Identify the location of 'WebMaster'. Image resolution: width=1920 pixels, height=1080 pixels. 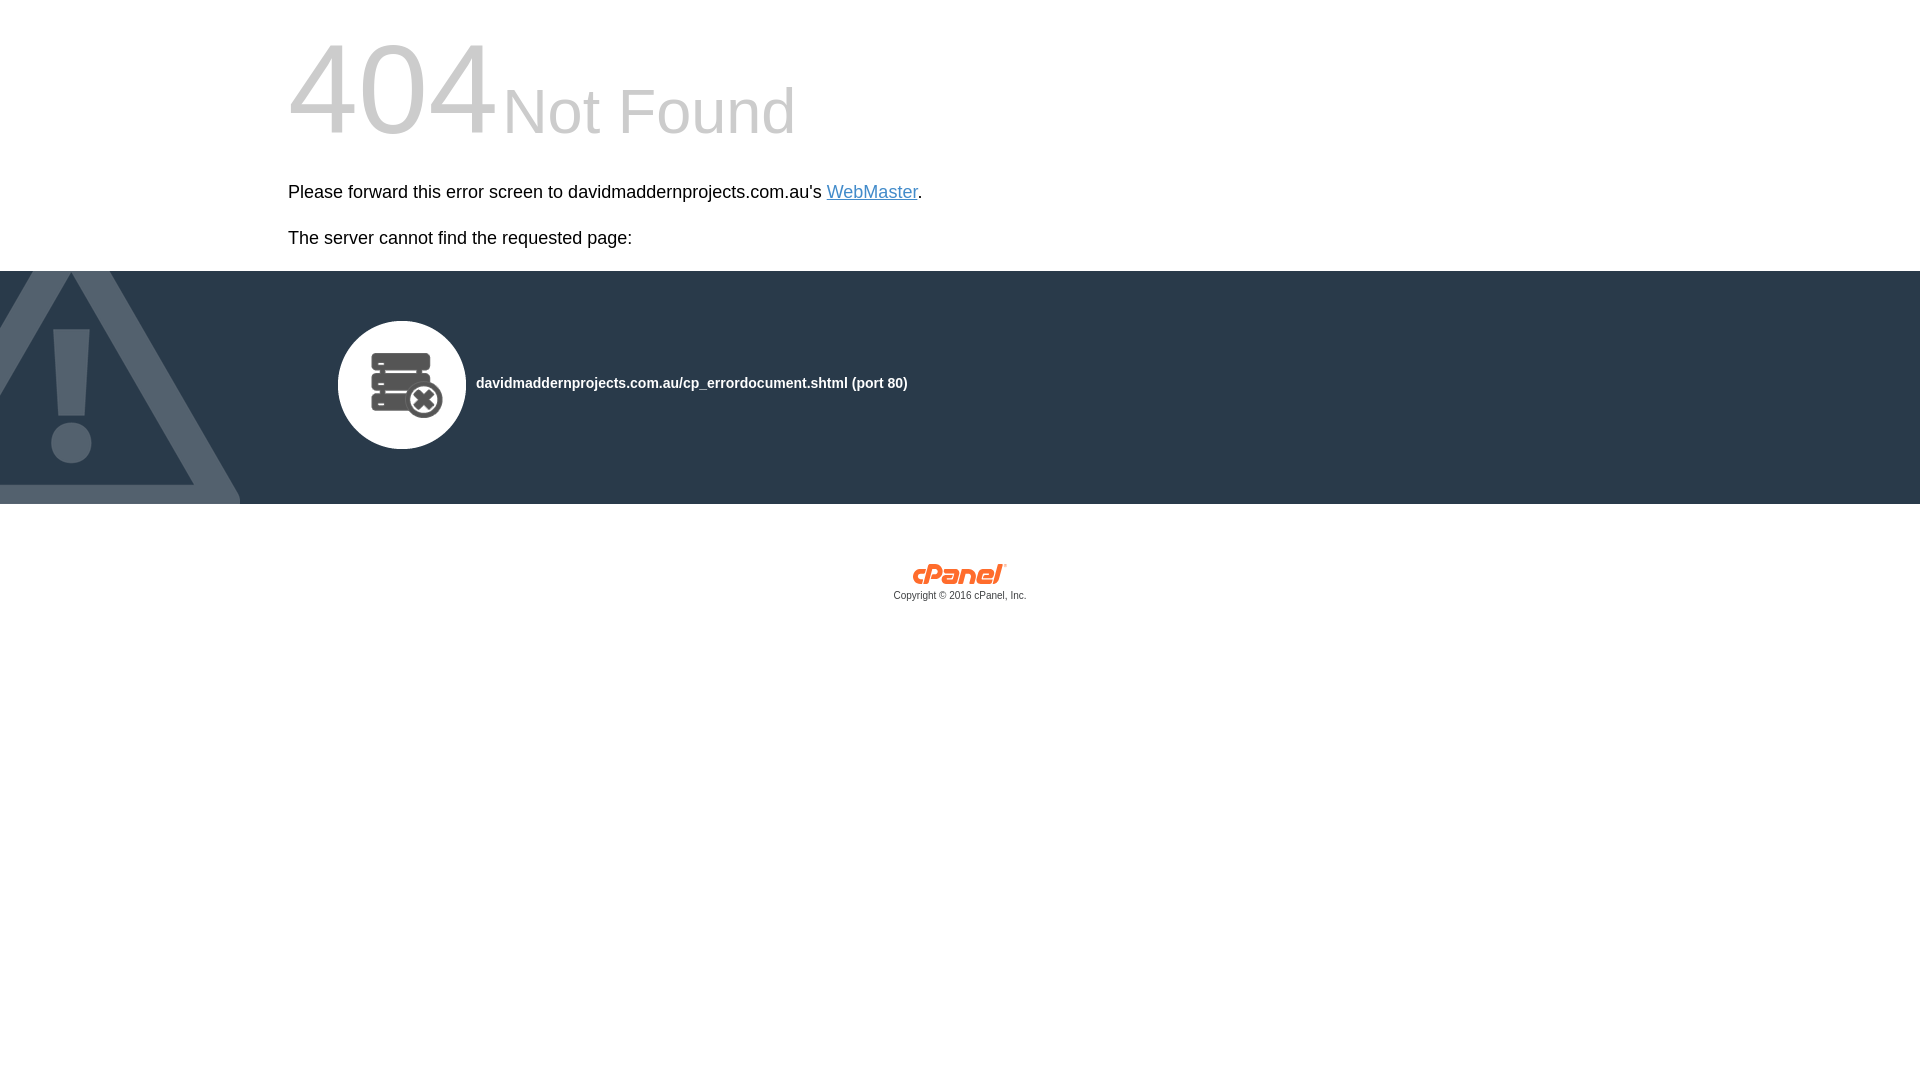
(872, 192).